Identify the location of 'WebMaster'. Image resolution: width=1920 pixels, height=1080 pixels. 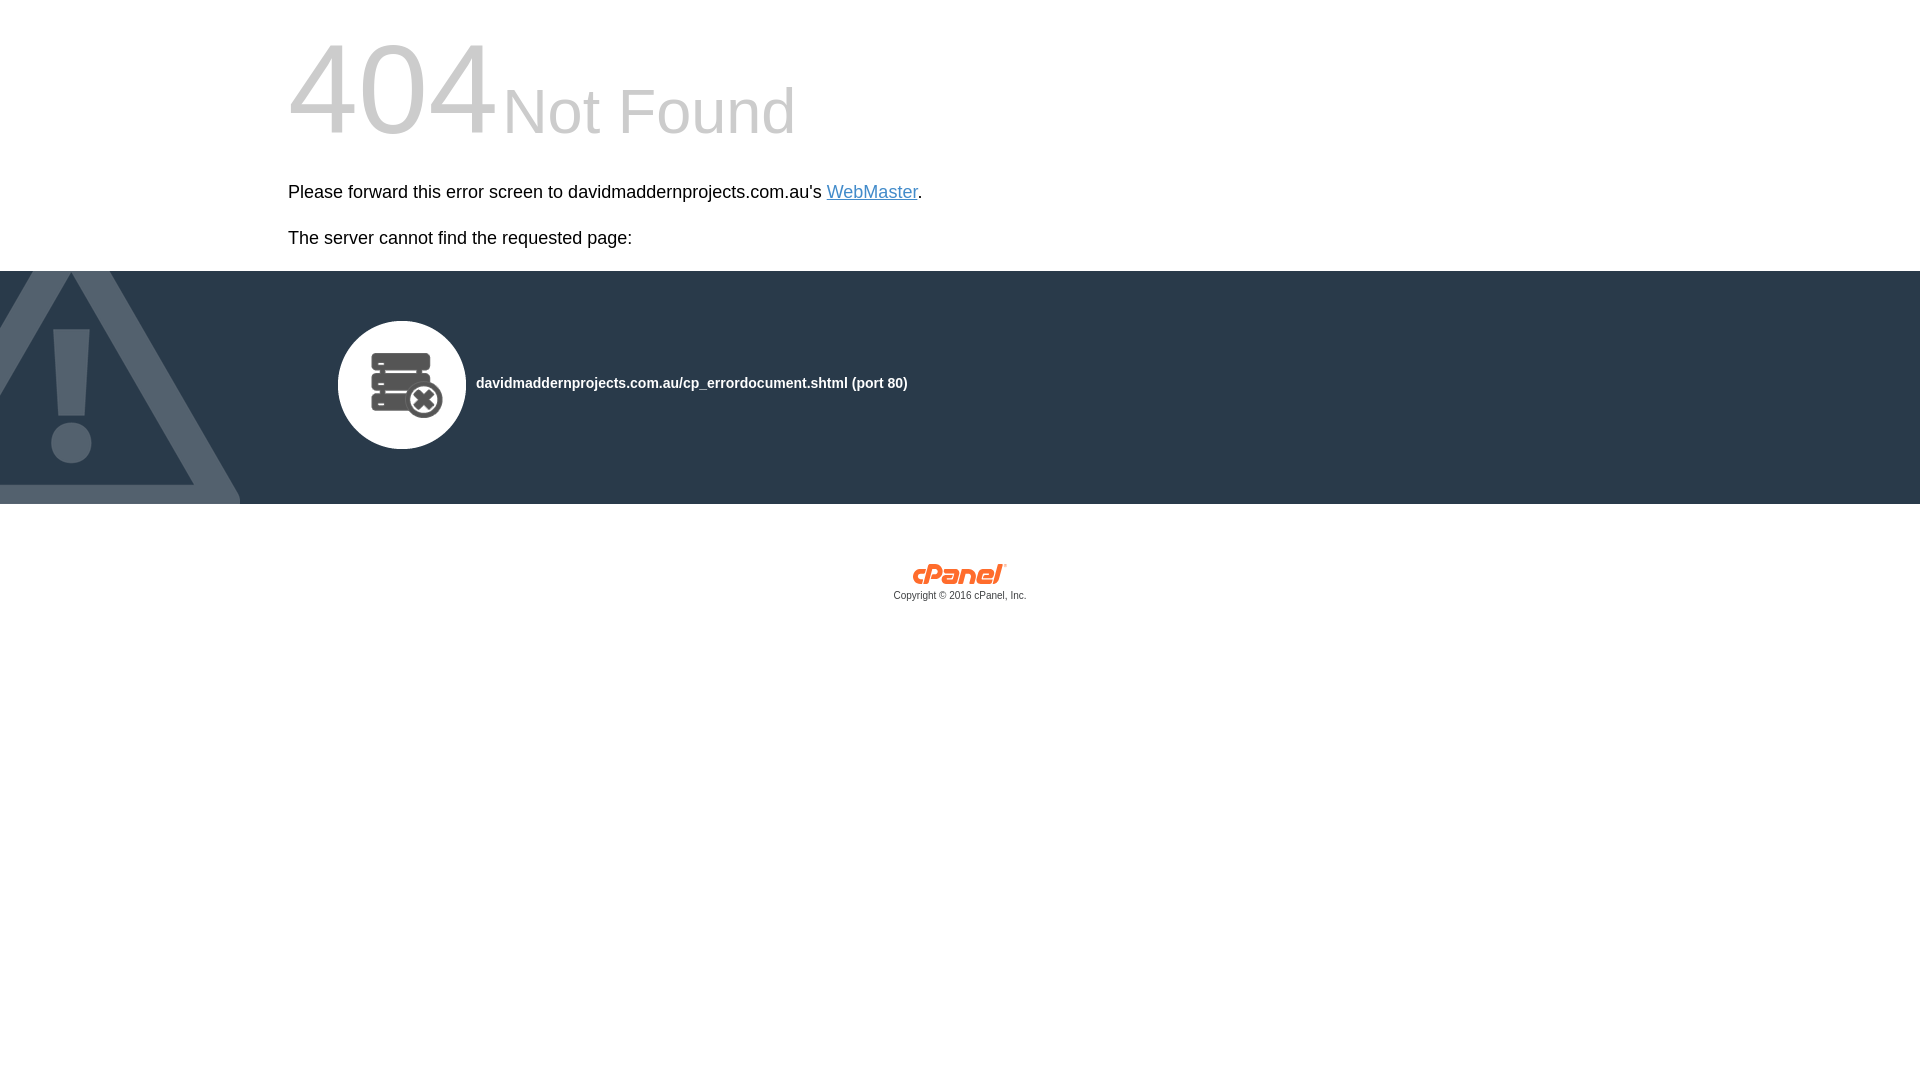
(872, 192).